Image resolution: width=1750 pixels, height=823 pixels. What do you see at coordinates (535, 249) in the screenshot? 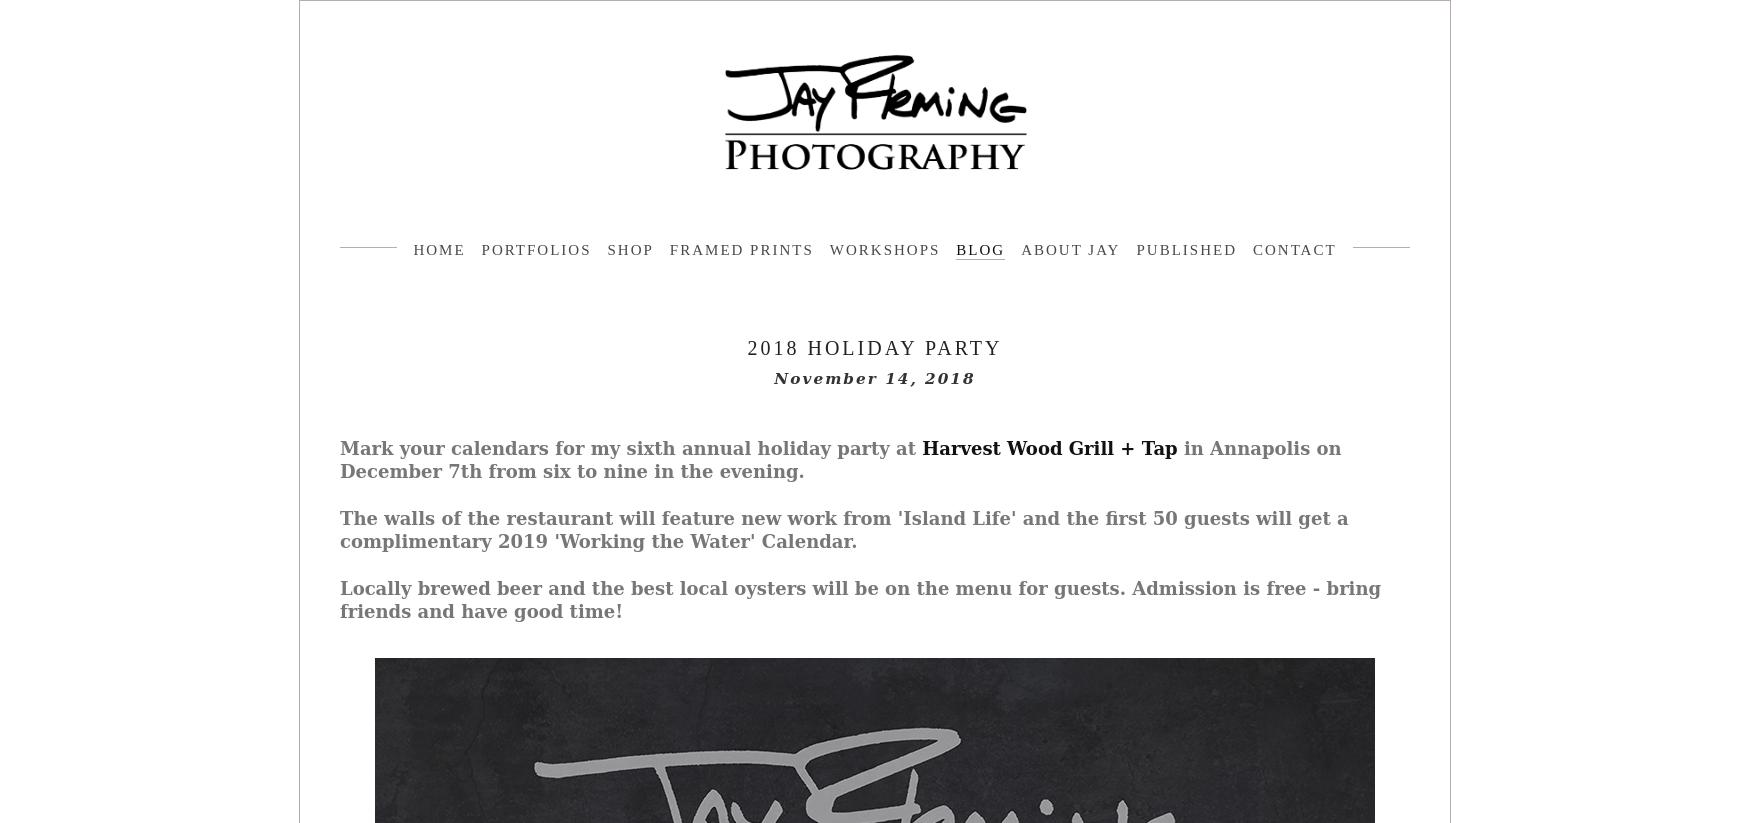
I see `'Portfolios'` at bounding box center [535, 249].